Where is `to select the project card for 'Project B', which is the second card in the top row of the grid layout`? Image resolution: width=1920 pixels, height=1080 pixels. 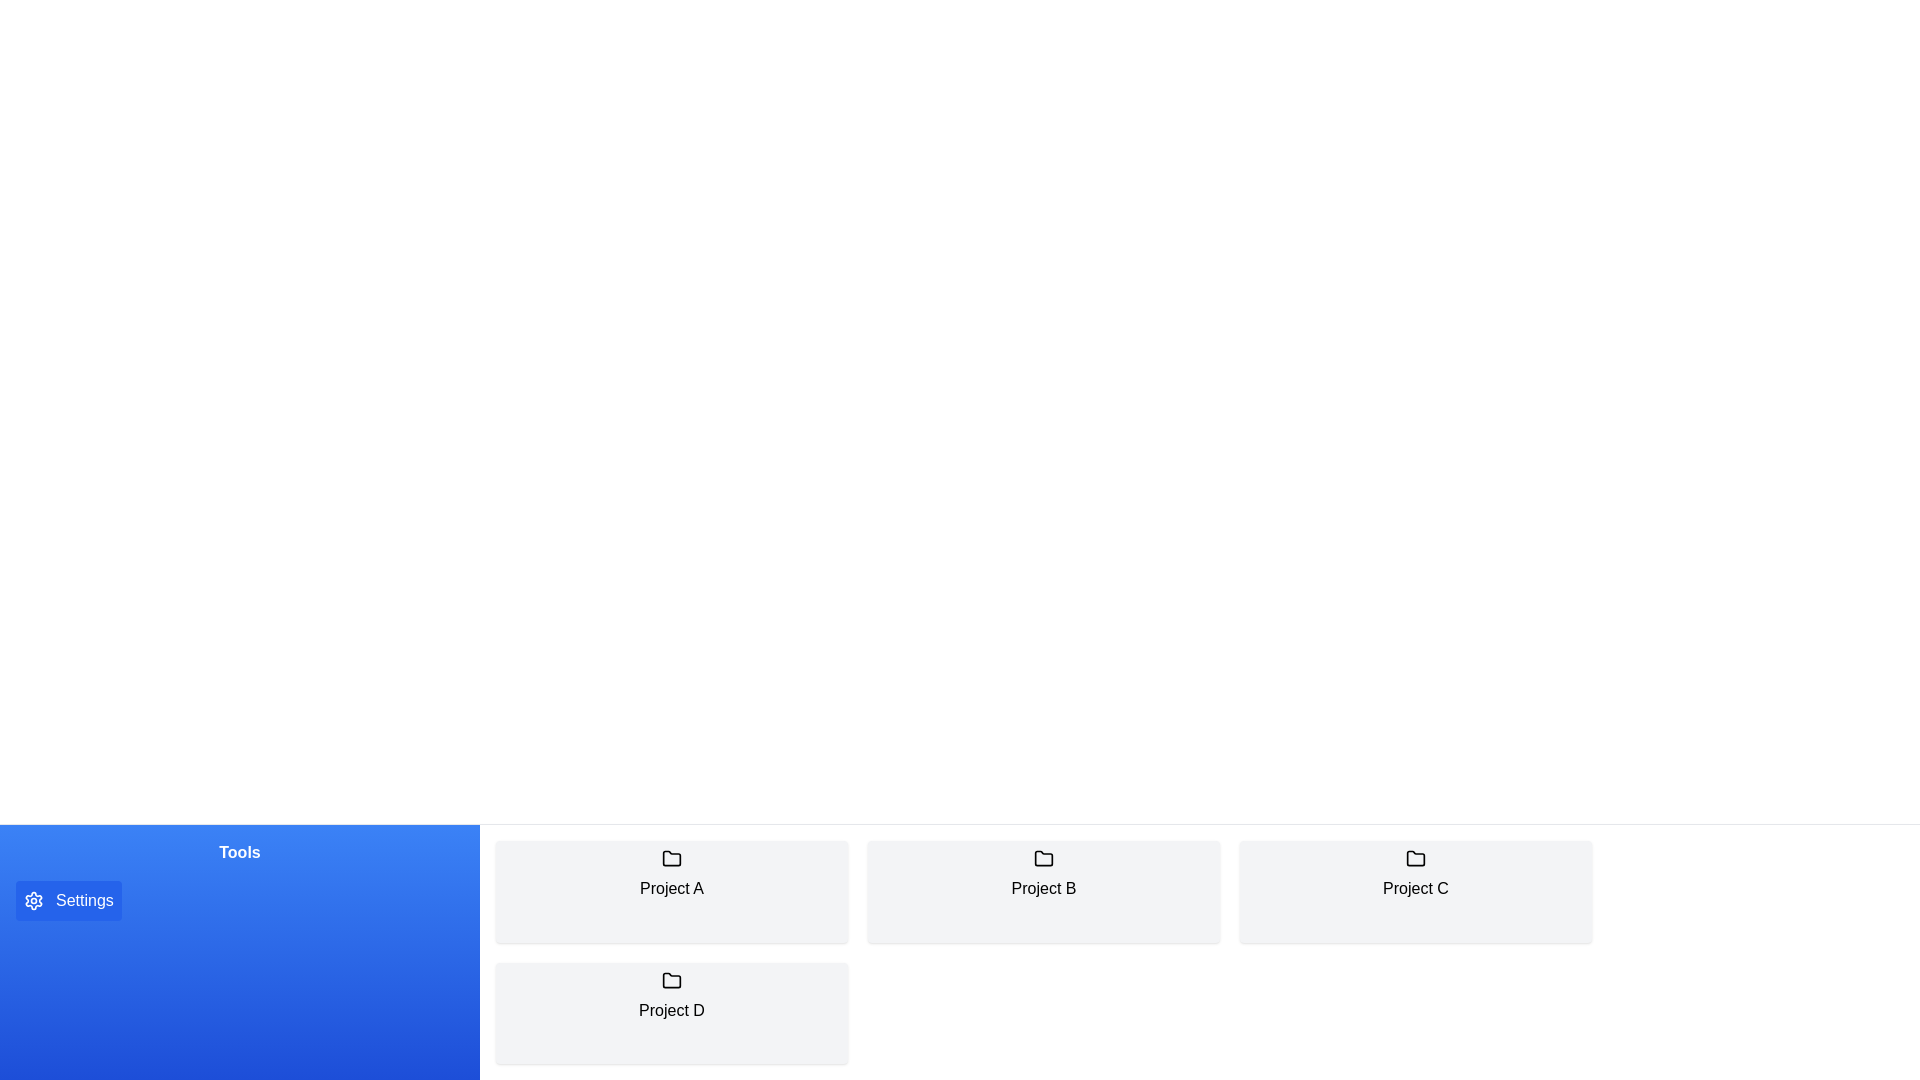
to select the project card for 'Project B', which is the second card in the top row of the grid layout is located at coordinates (1042, 890).